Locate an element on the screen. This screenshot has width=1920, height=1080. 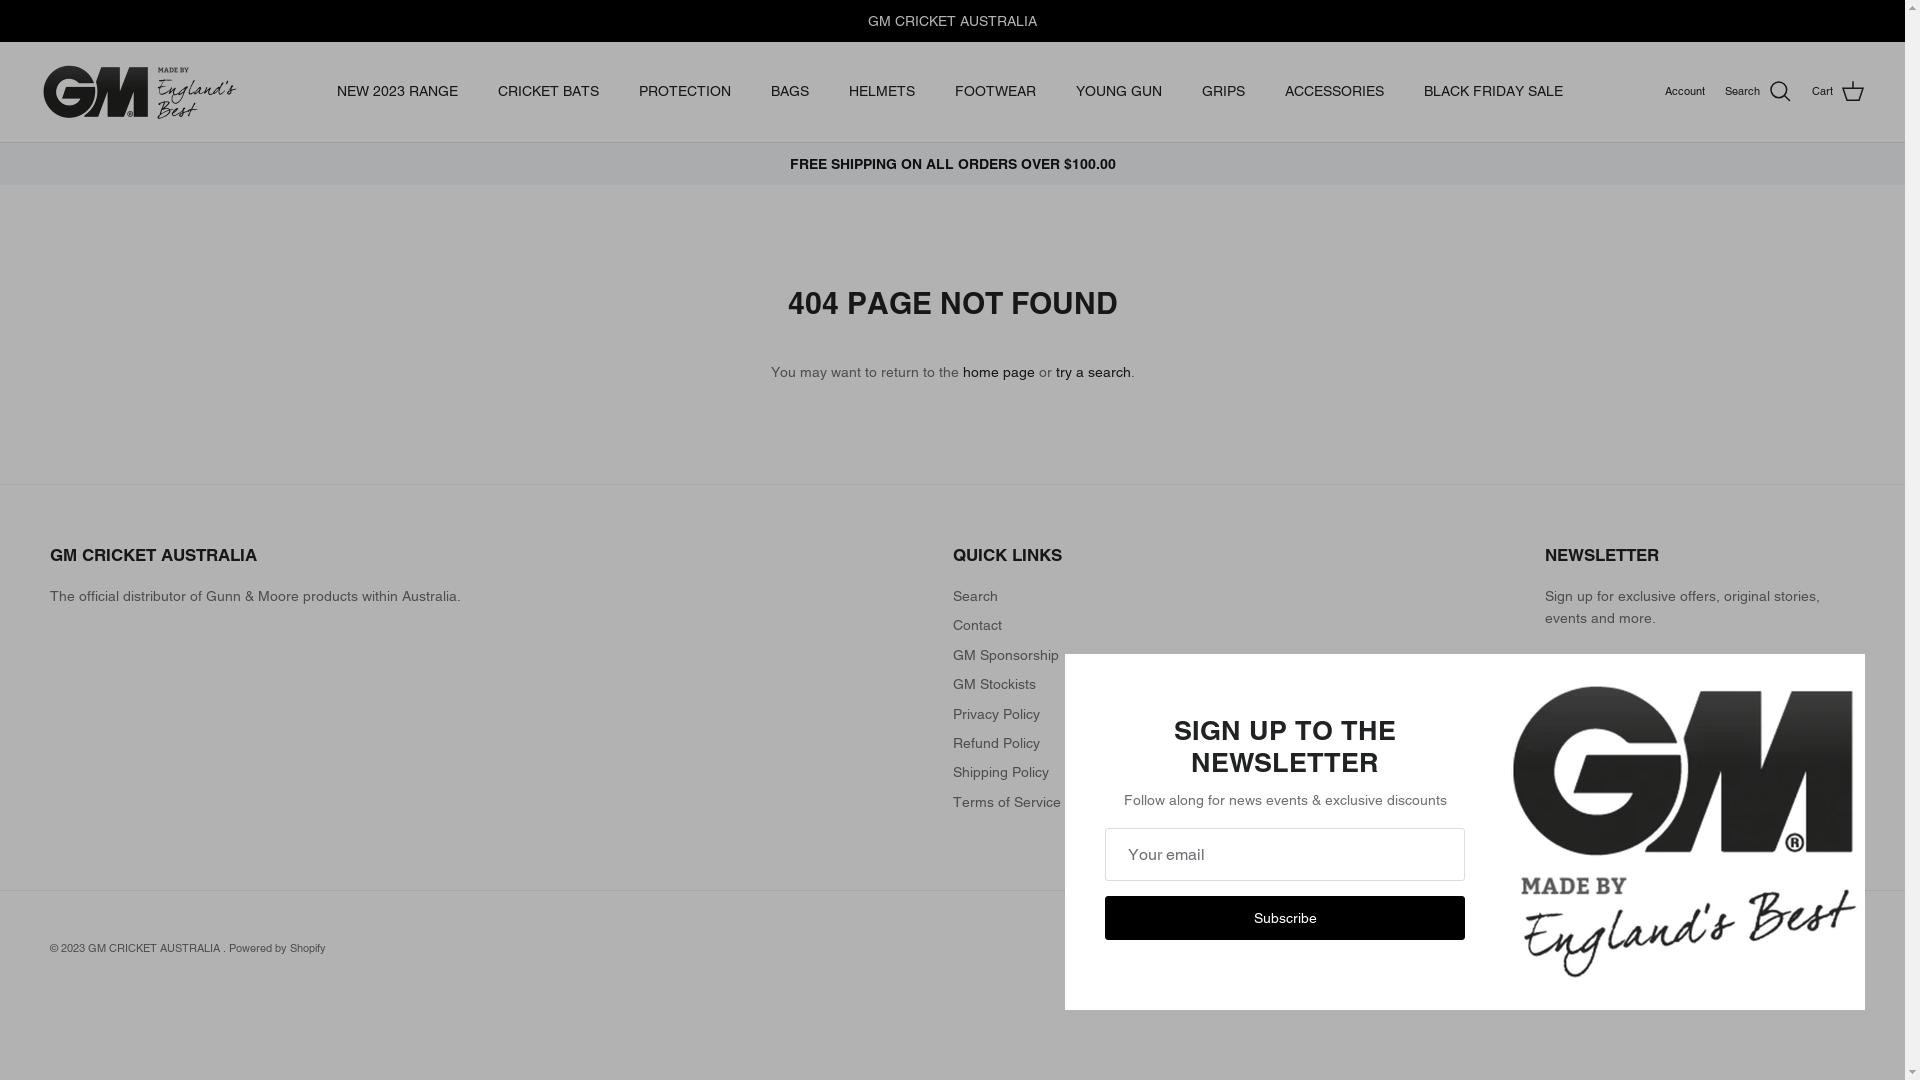
'Cart' is located at coordinates (1838, 92).